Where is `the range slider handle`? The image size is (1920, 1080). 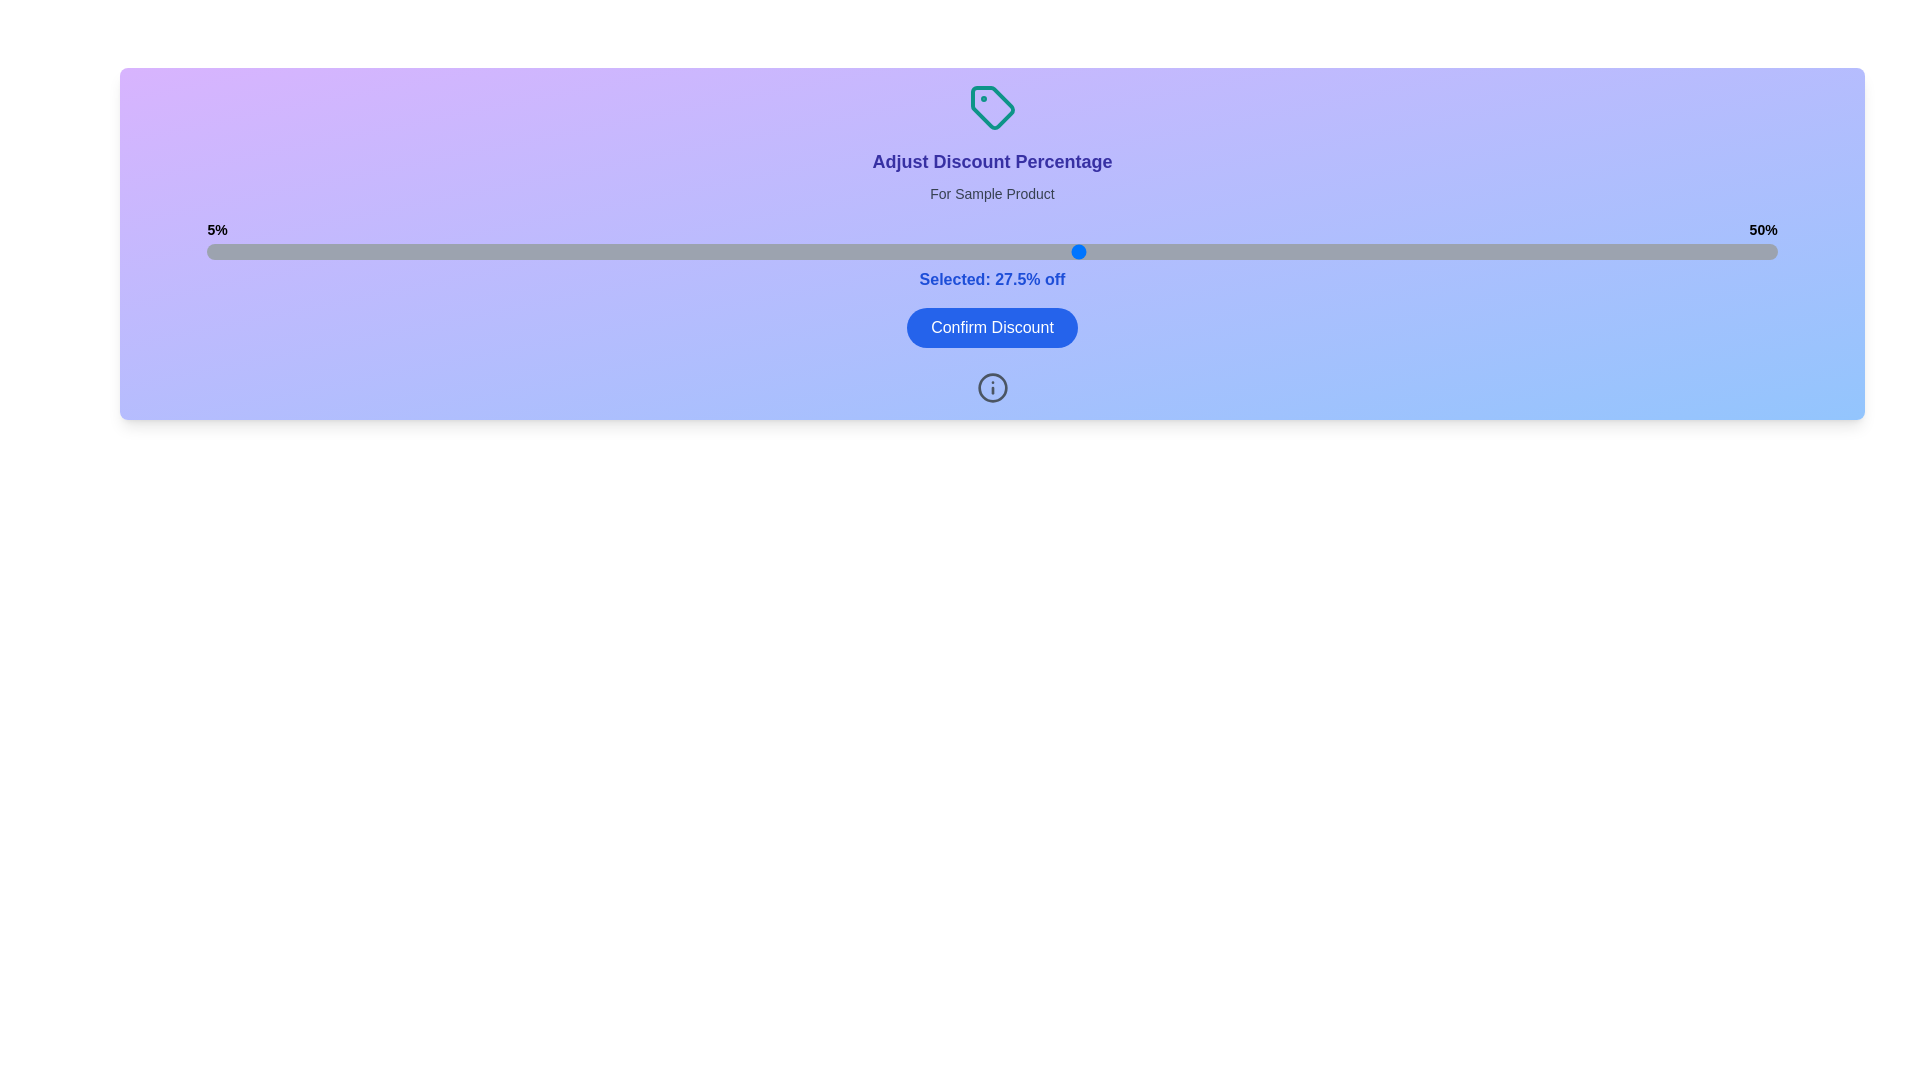 the range slider handle is located at coordinates (992, 250).